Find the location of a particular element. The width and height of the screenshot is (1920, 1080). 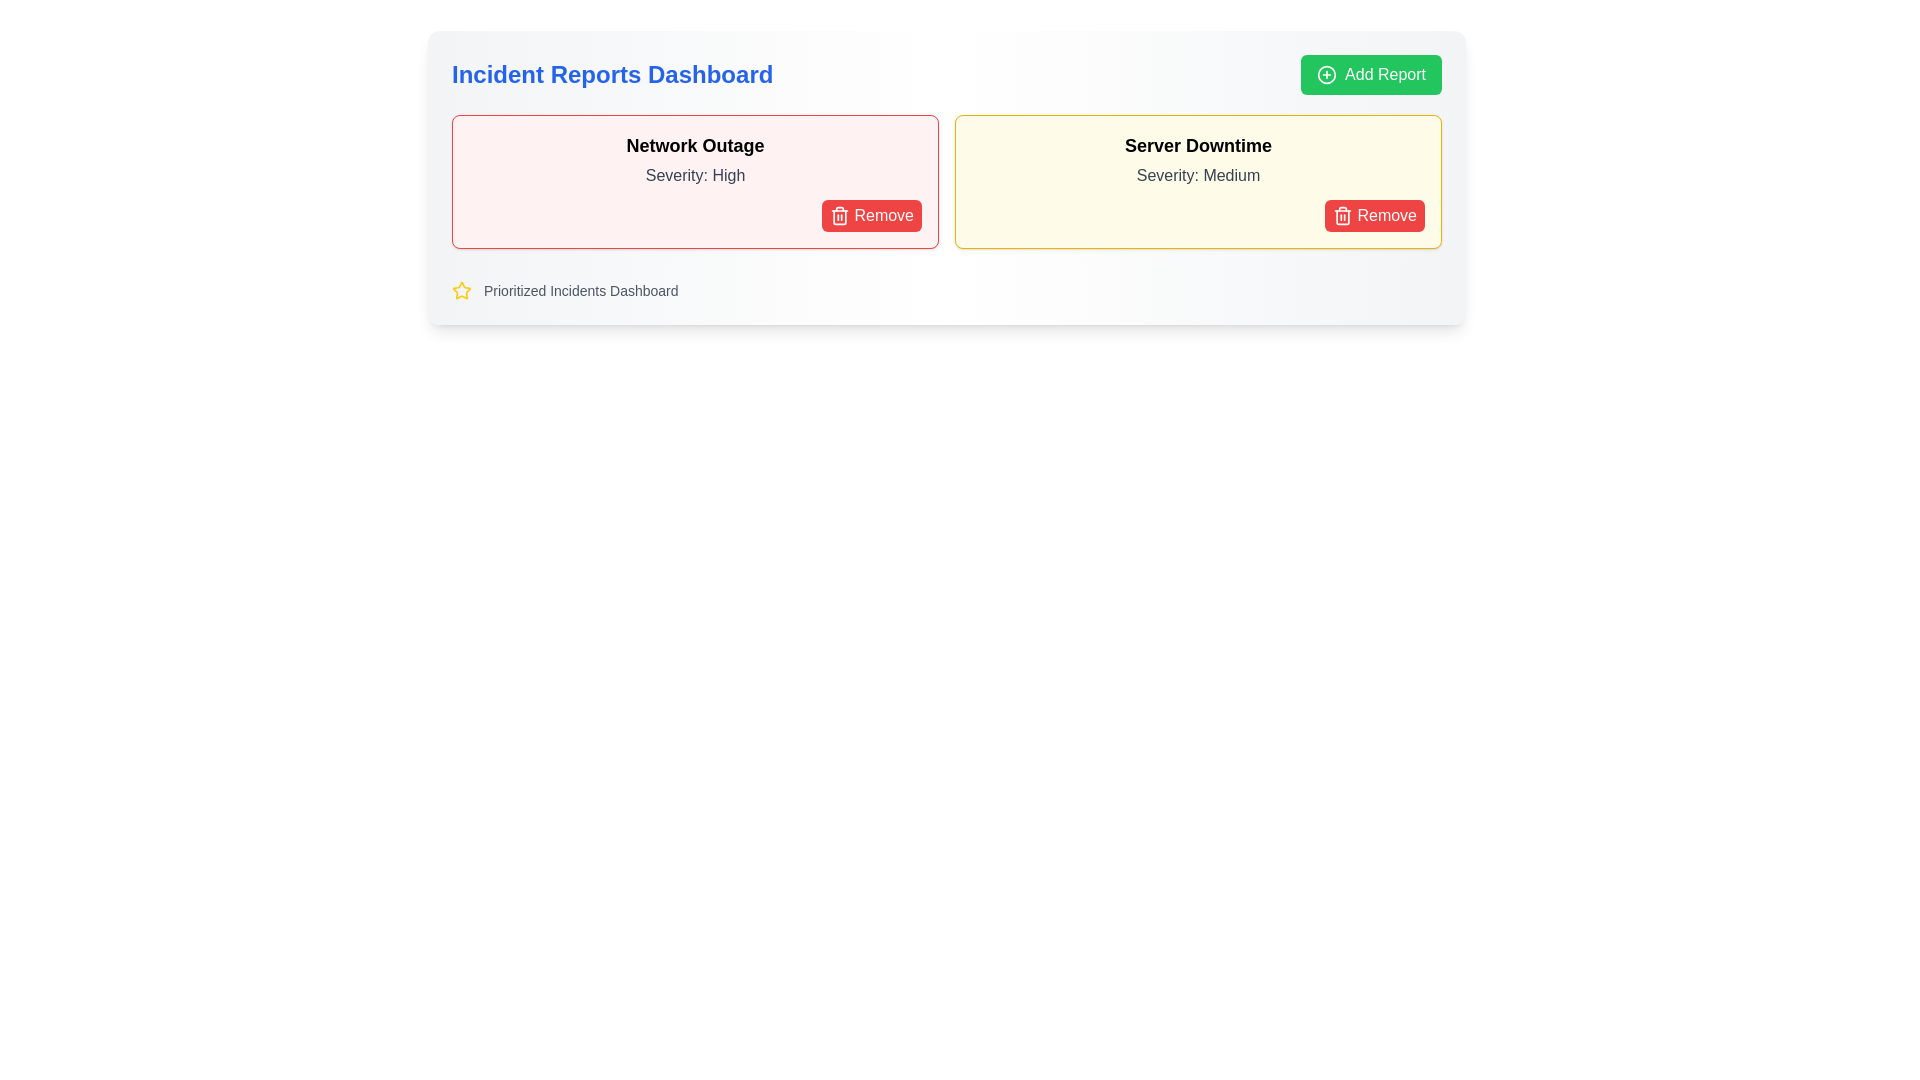

the green button labeled 'Add Report' located in the top-right corner of the 'Incident Reports Dashboard' is located at coordinates (1370, 73).